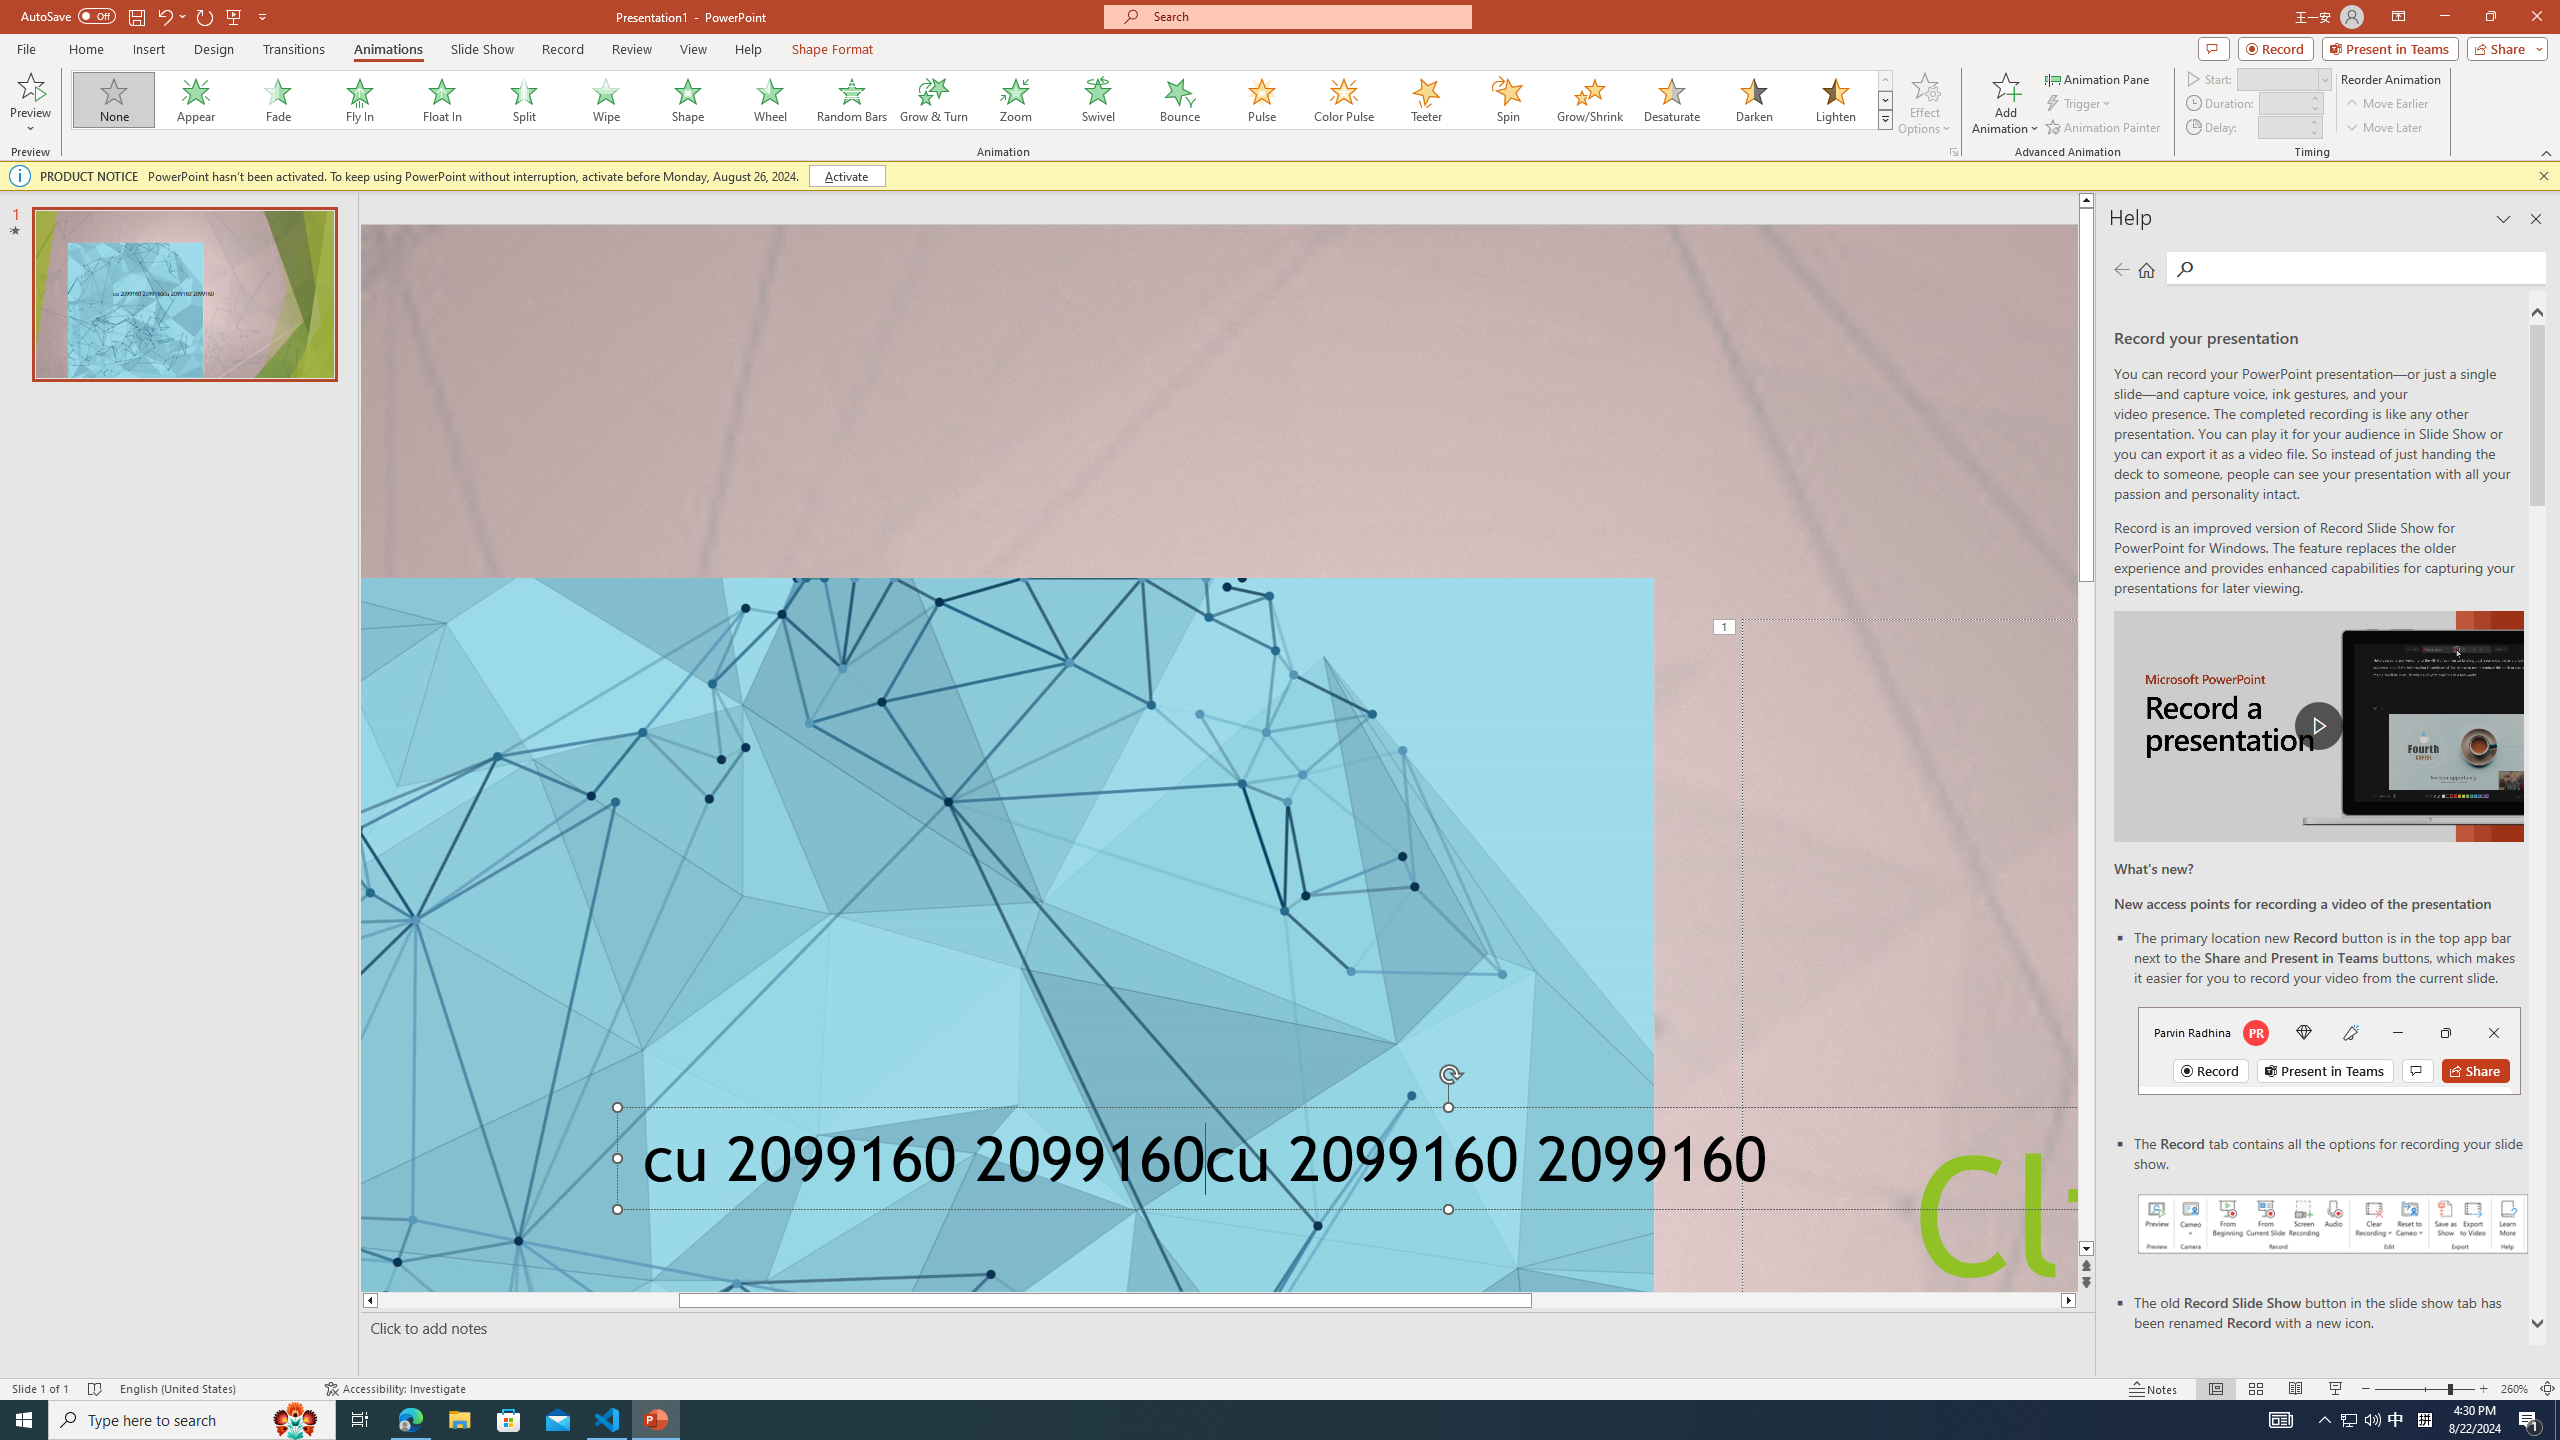 This screenshot has width=2560, height=1440. Describe the element at coordinates (933, 99) in the screenshot. I see `'Grow & Turn'` at that location.